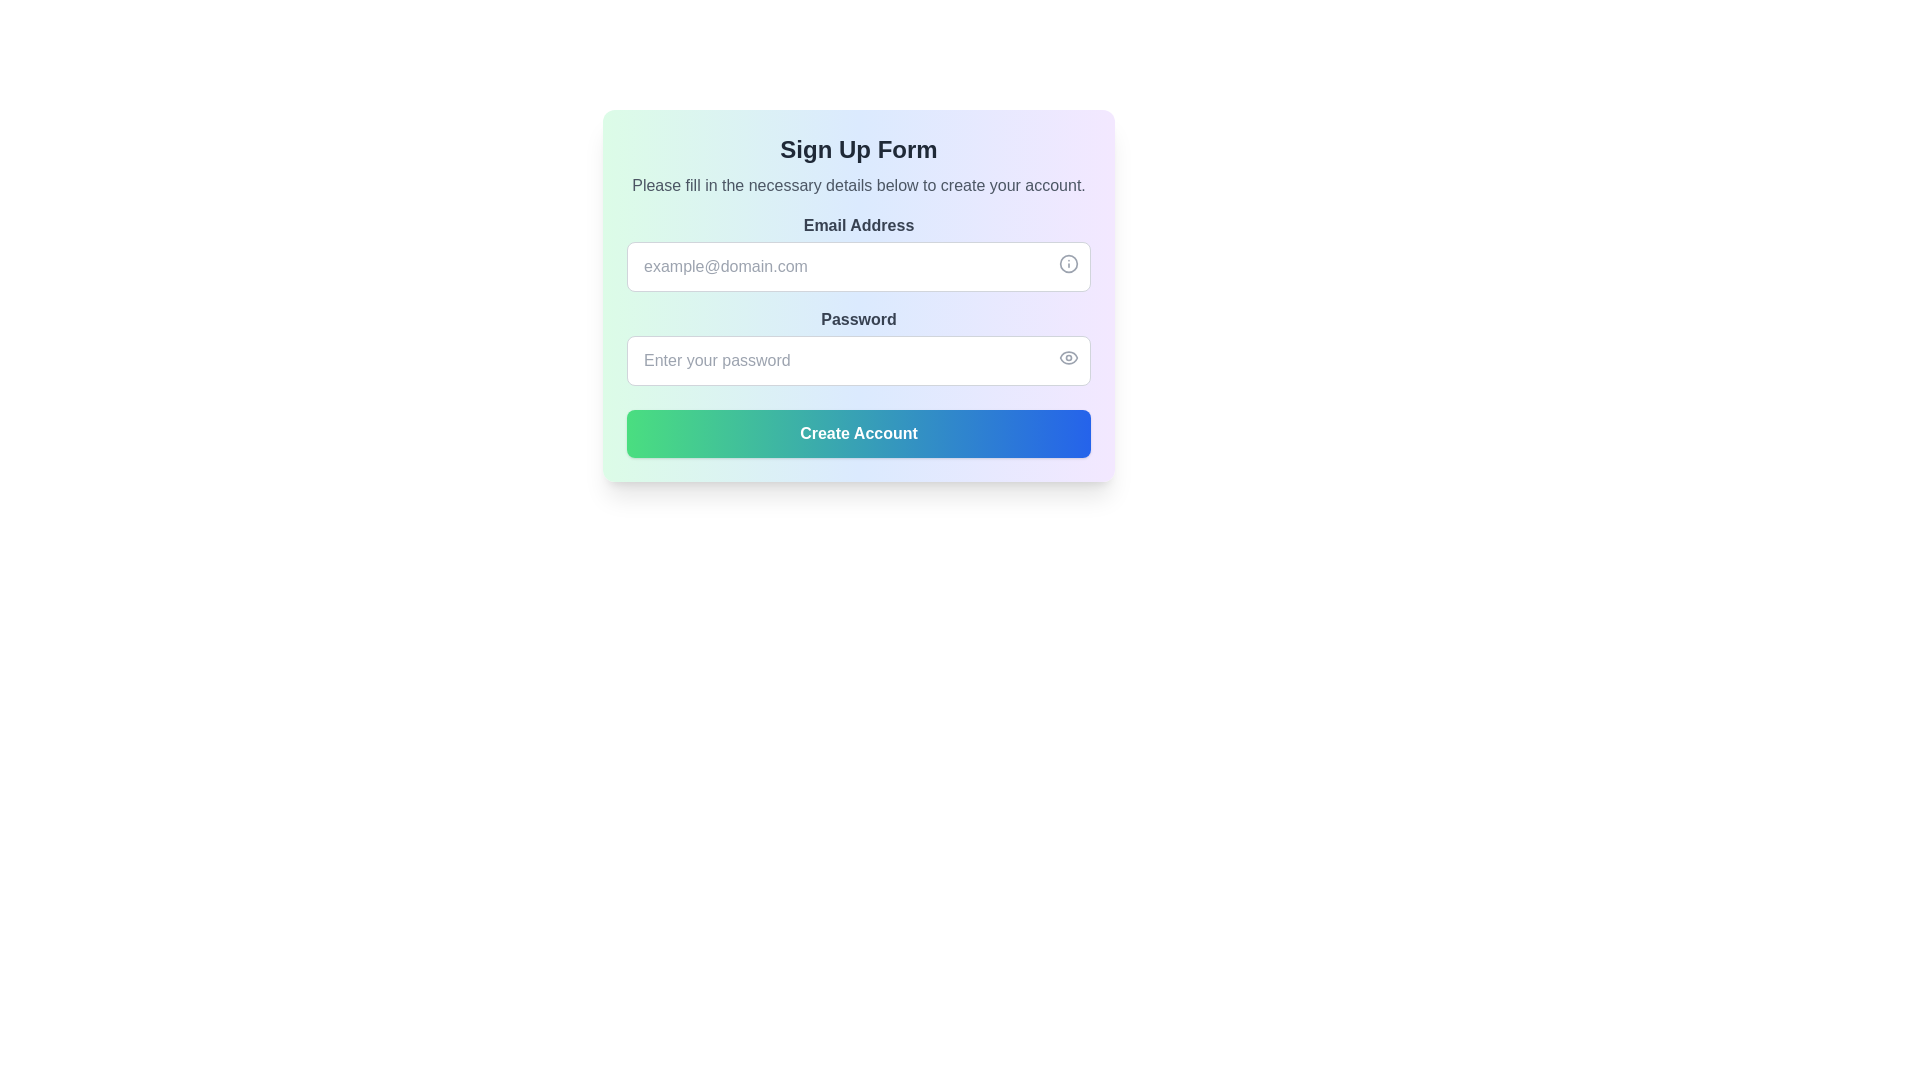  I want to click on the decorative SVG circle component indicating additional information related to the 'Email Address' field, positioned on the rightmost side of the input box, so click(1068, 262).